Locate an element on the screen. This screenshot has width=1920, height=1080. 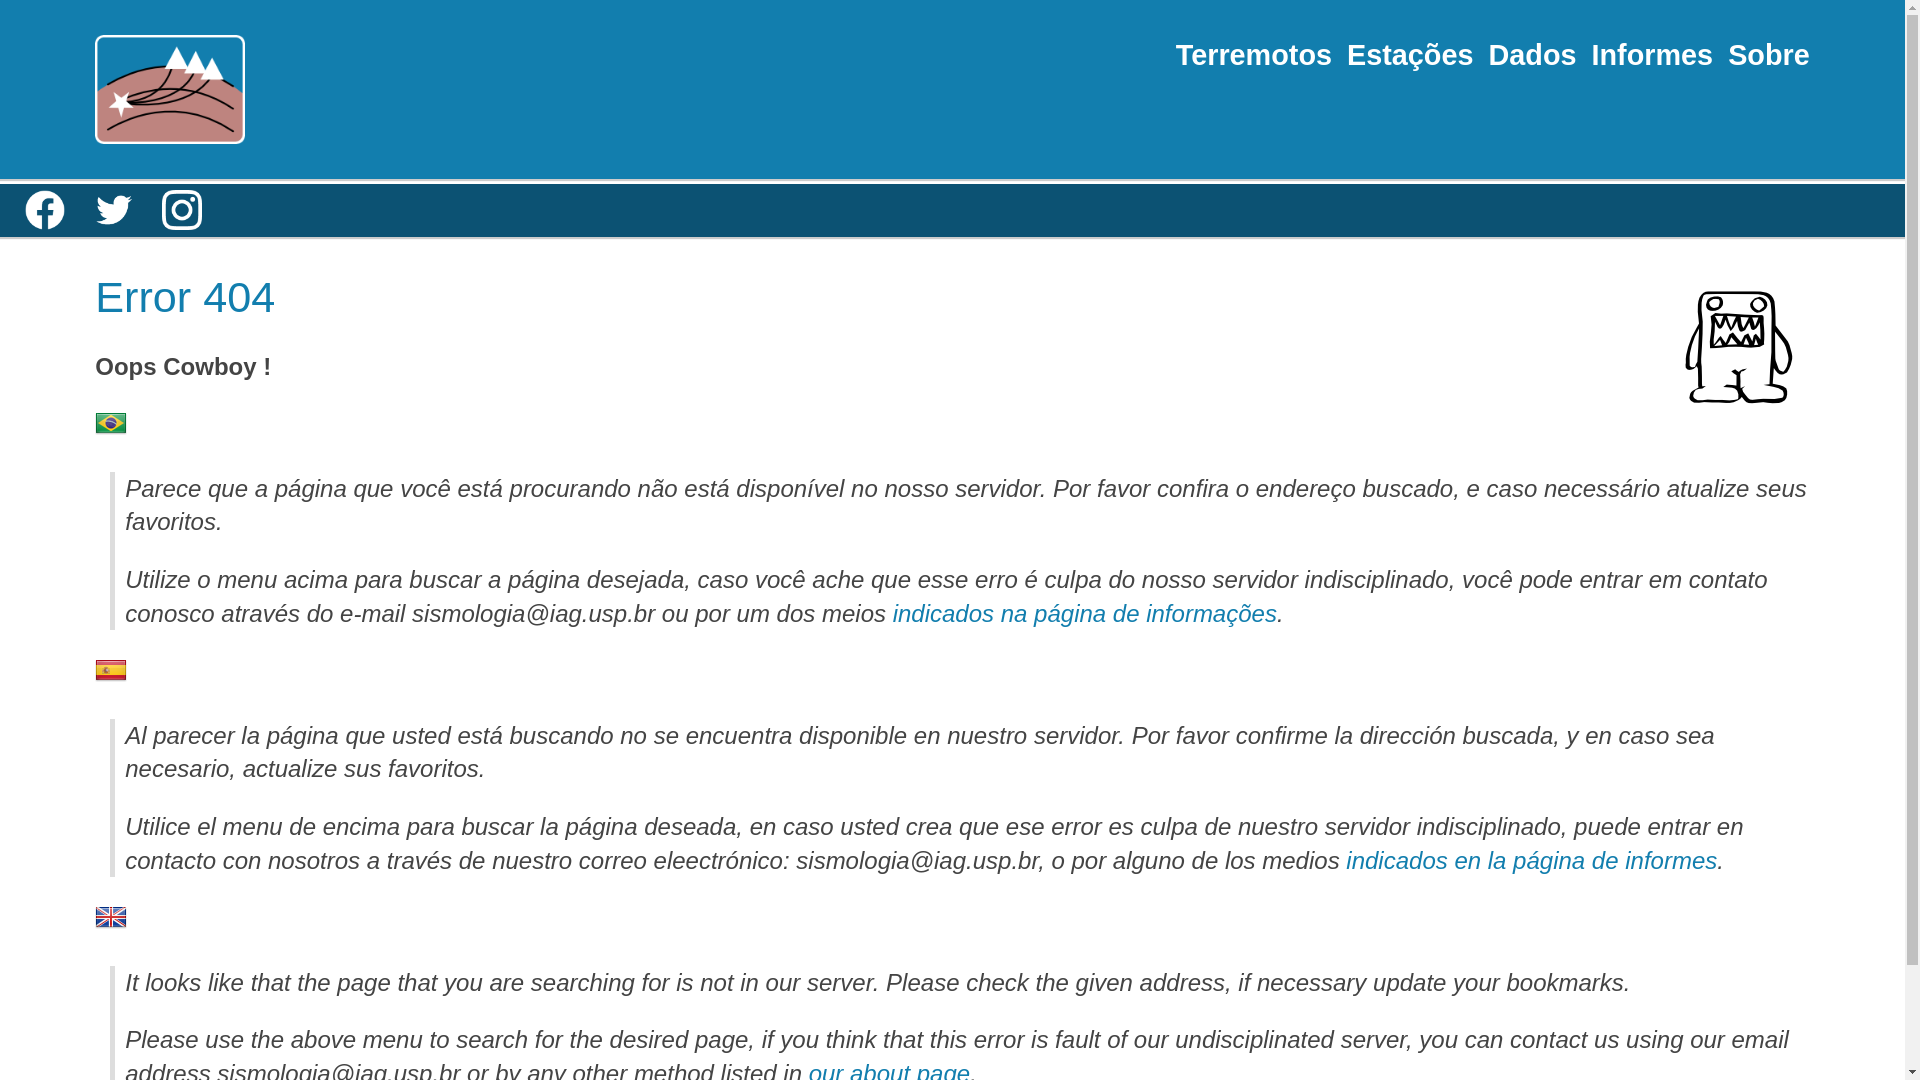
'Dados' is located at coordinates (1530, 53).